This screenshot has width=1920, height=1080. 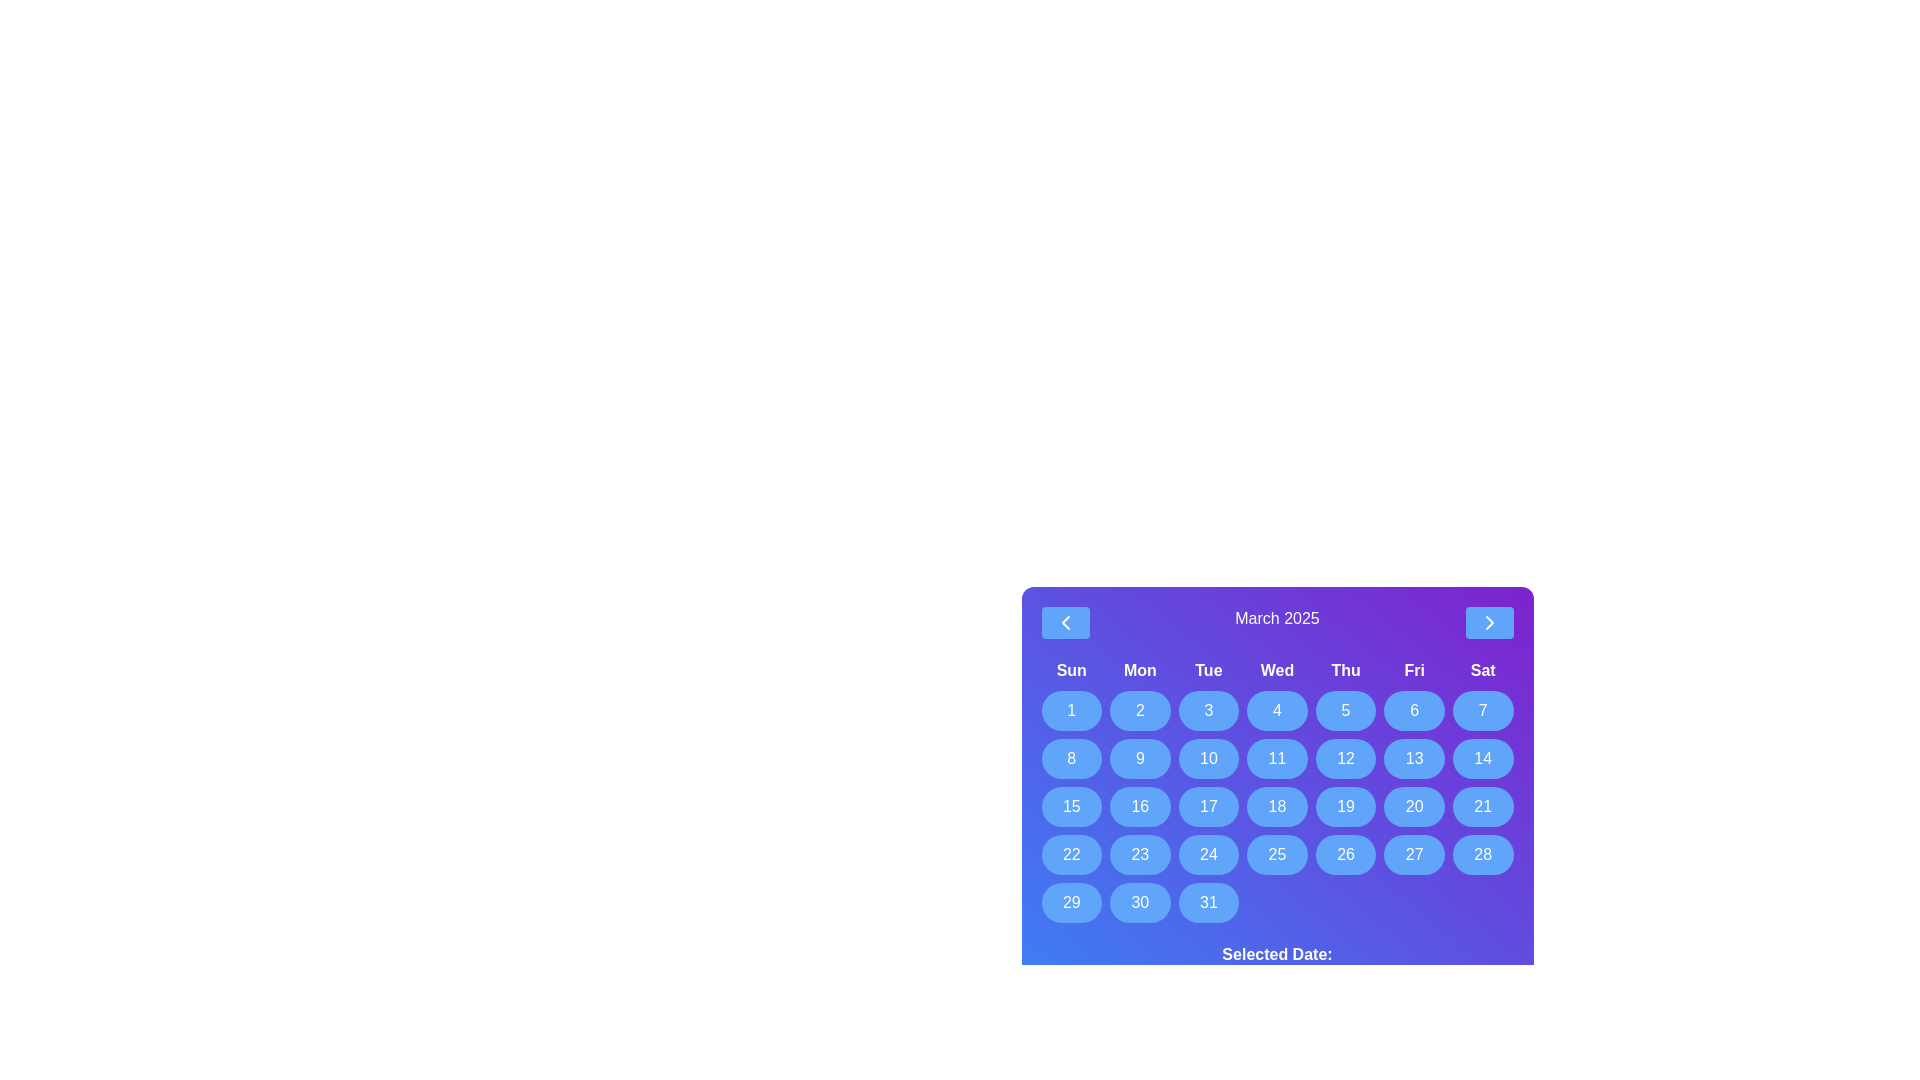 I want to click on the static text label that represents Sundays in the calendar, located at the top of the calendar grid, so click(x=1070, y=671).